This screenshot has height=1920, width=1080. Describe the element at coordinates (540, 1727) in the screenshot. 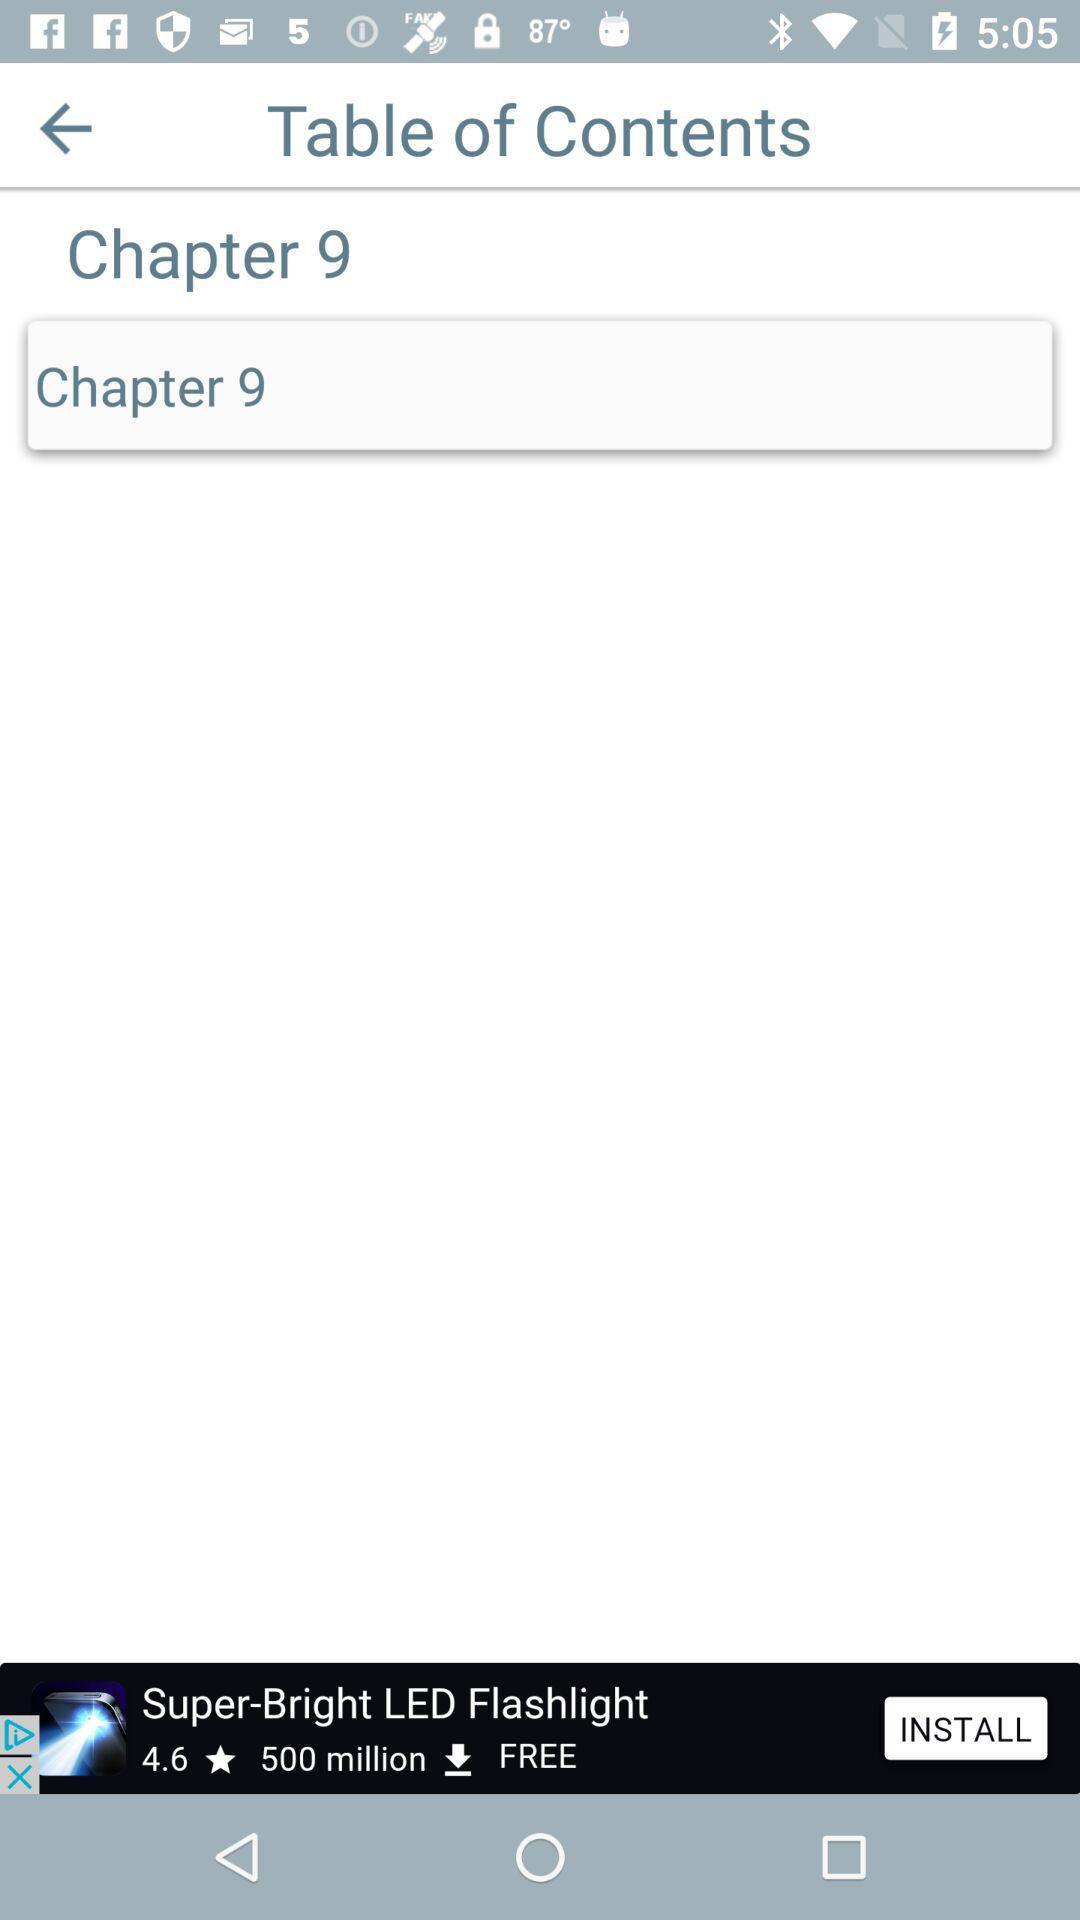

I see `advertisement page` at that location.